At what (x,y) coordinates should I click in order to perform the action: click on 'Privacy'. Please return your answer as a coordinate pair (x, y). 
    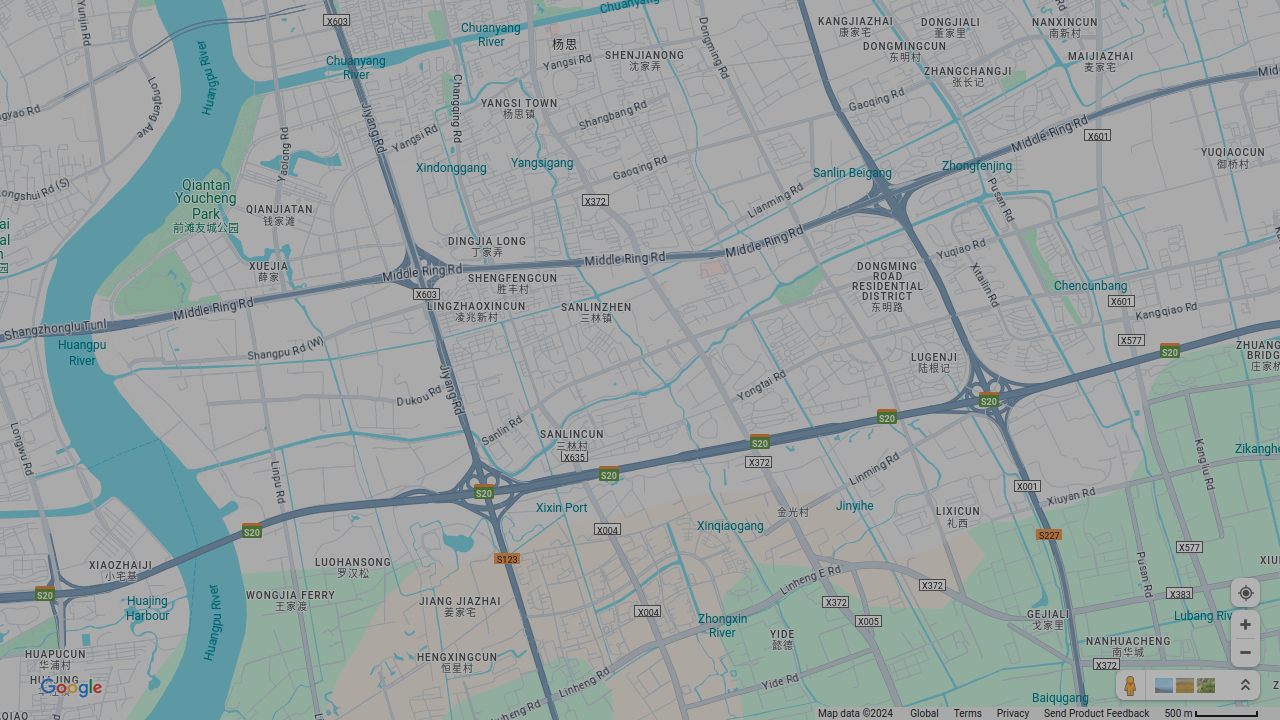
    Looking at the image, I should click on (1012, 712).